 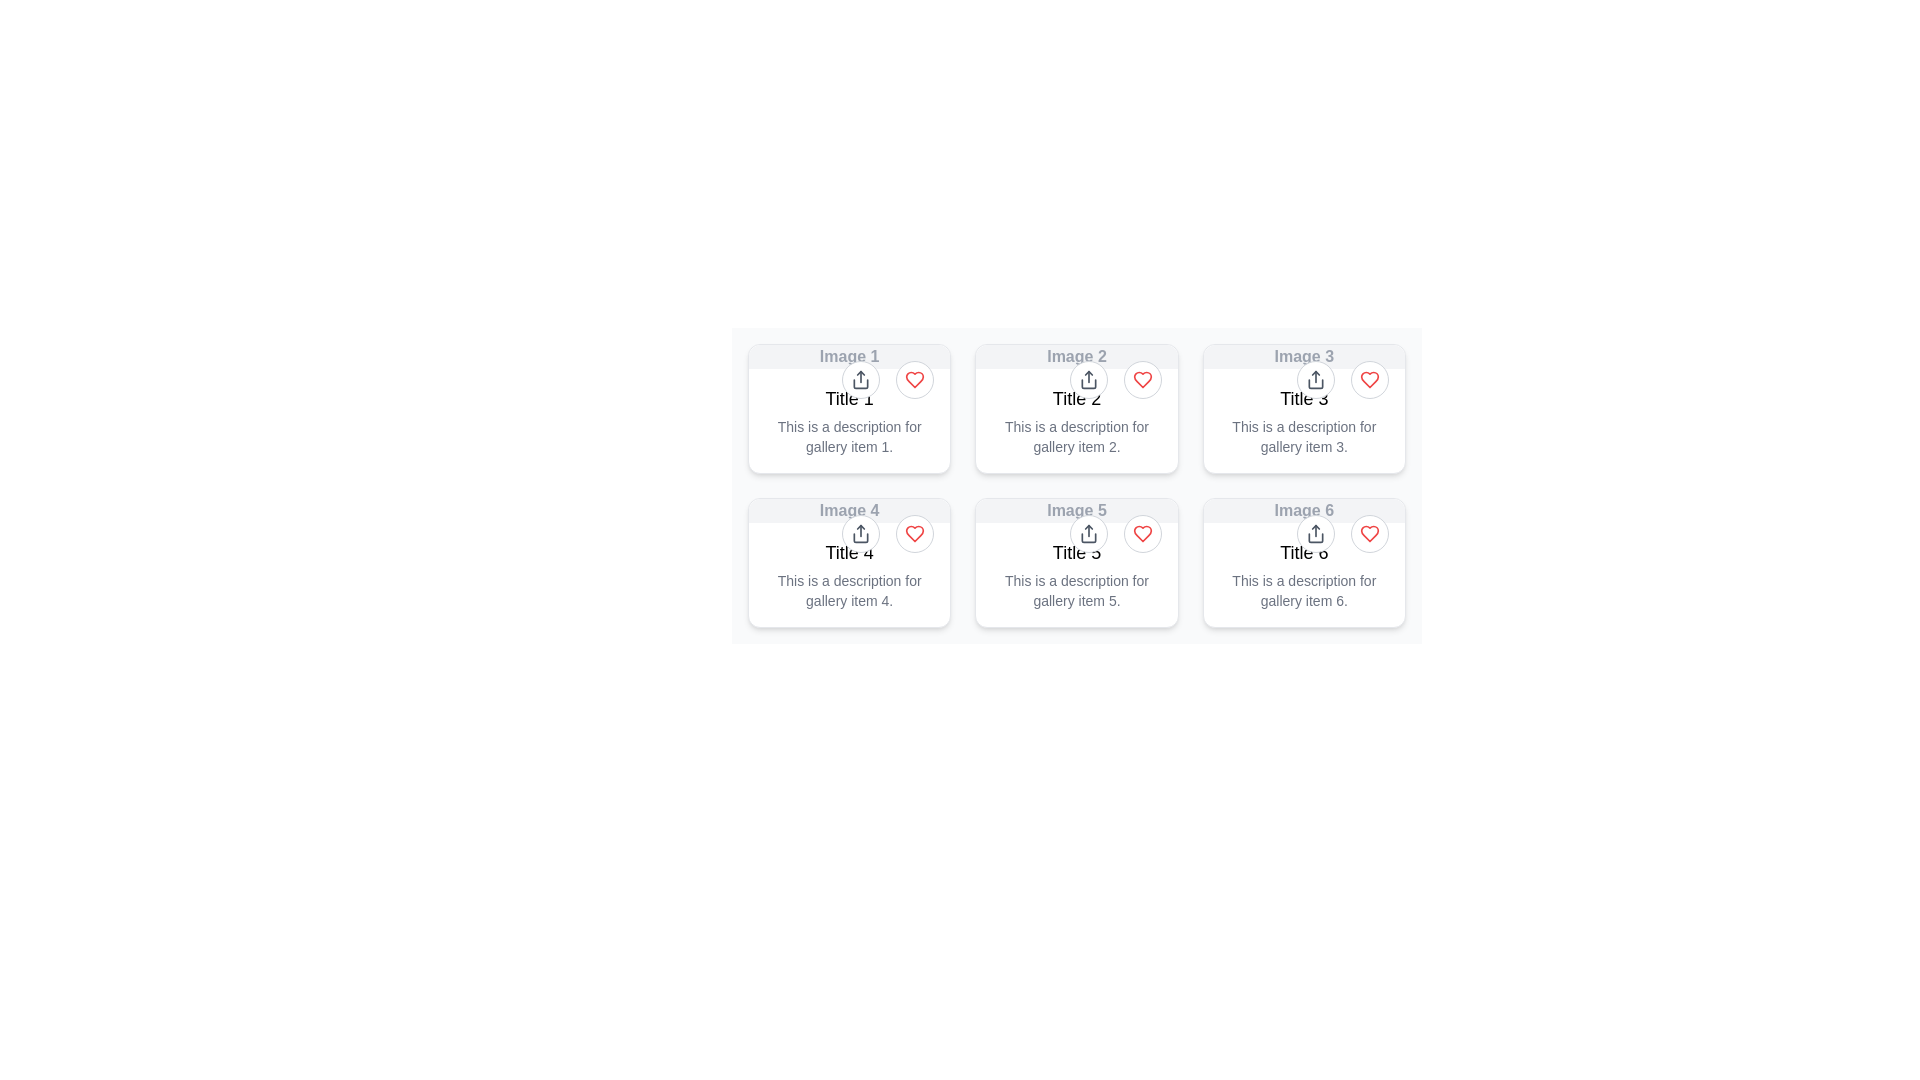 I want to click on the static text label displaying 'Image 4' in a grayish font, which is part of the fourth gallery item card in the second row of a two-row and three-column grid layout, so click(x=849, y=509).